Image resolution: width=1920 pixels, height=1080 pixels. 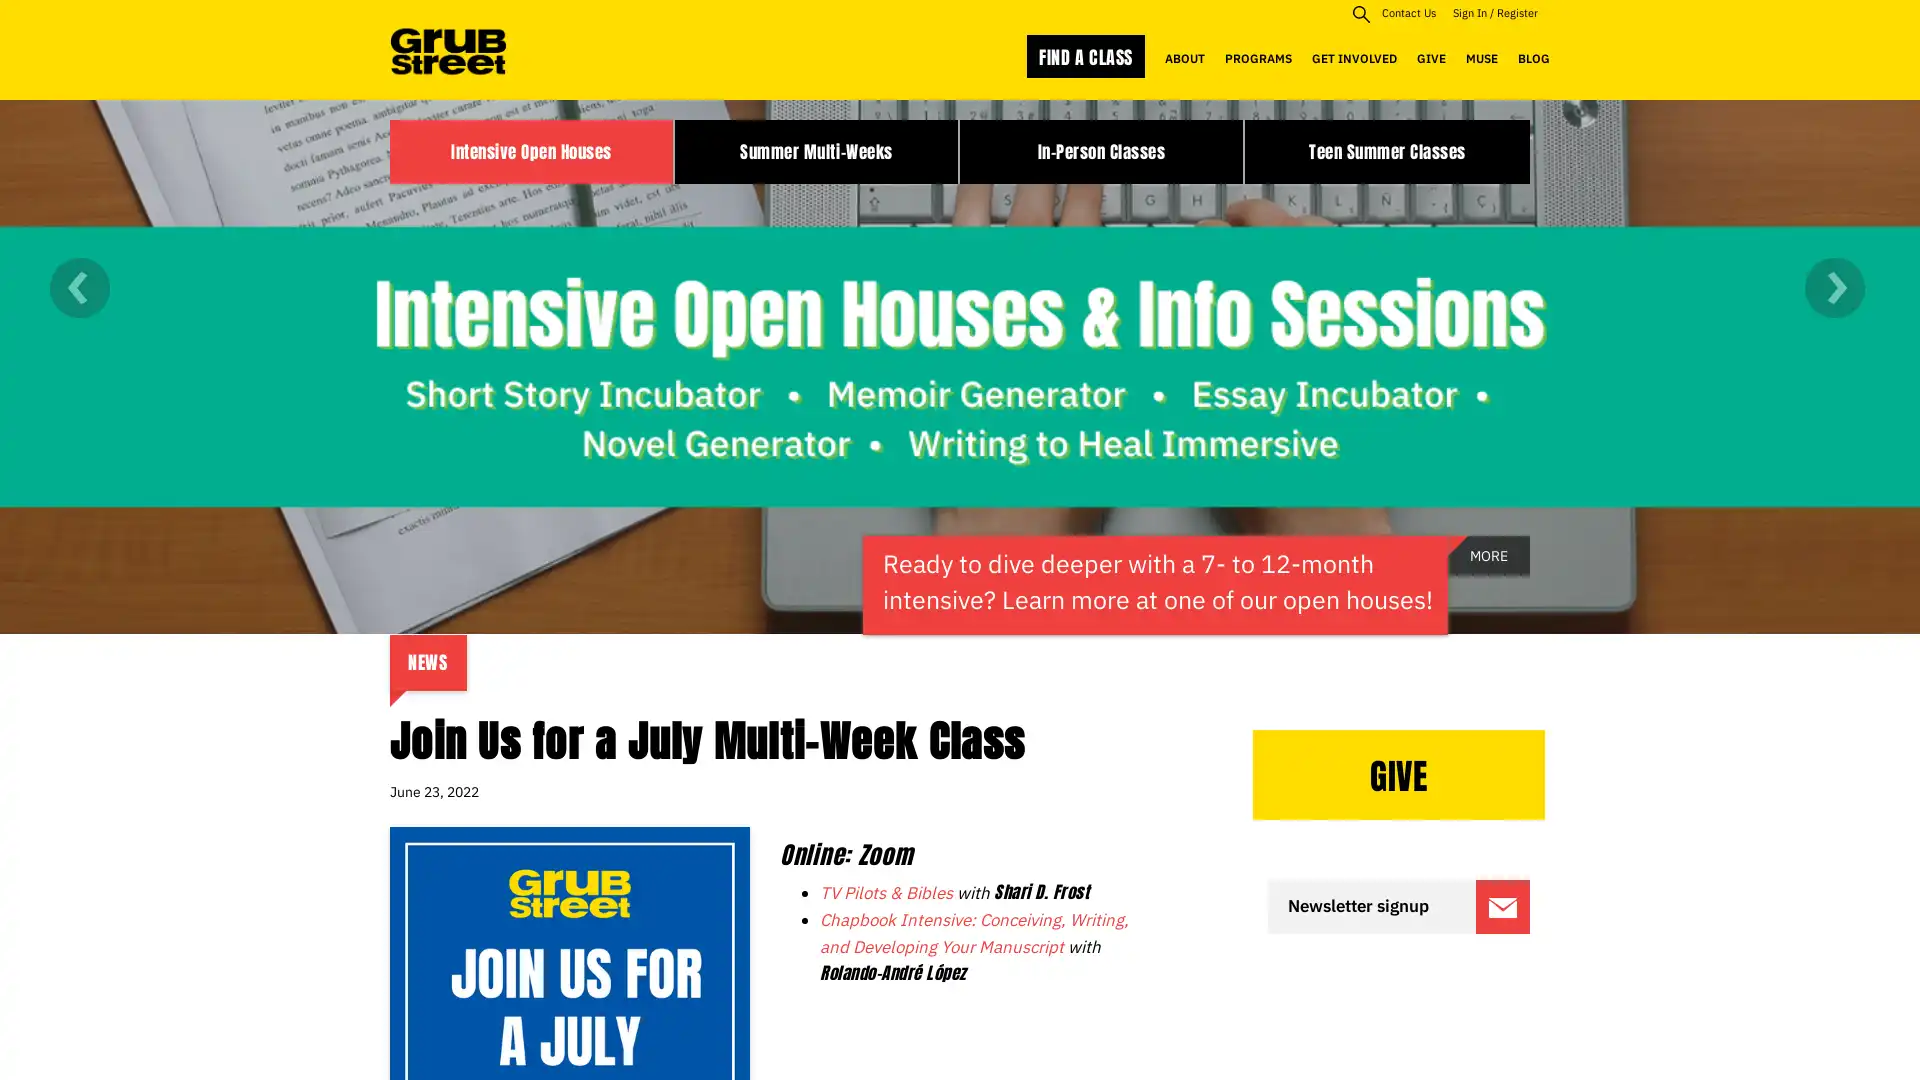 I want to click on site search, so click(x=1360, y=13).